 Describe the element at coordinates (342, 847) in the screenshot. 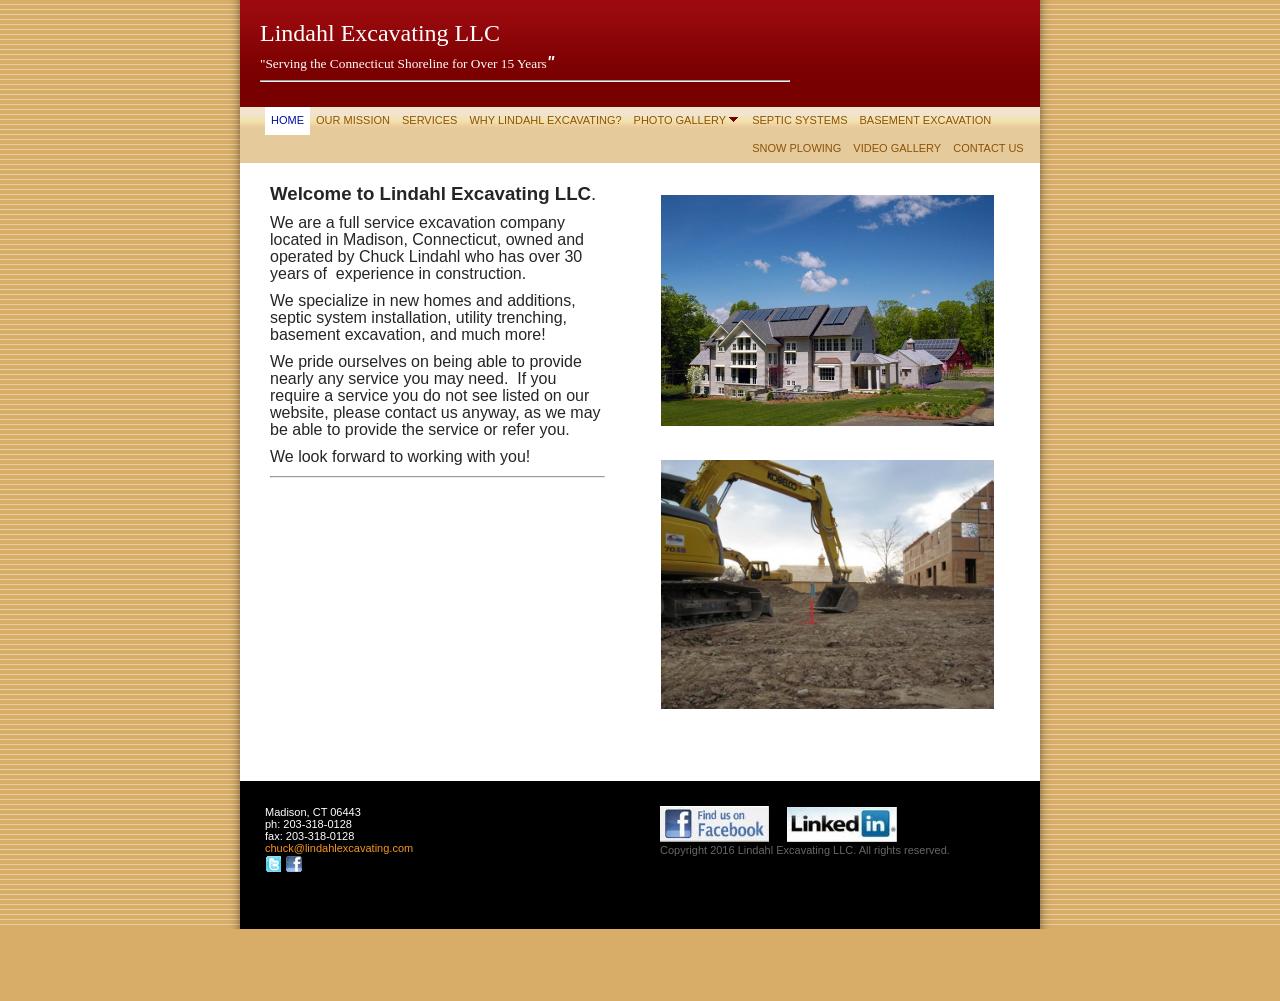

I see `'xcavating'` at that location.